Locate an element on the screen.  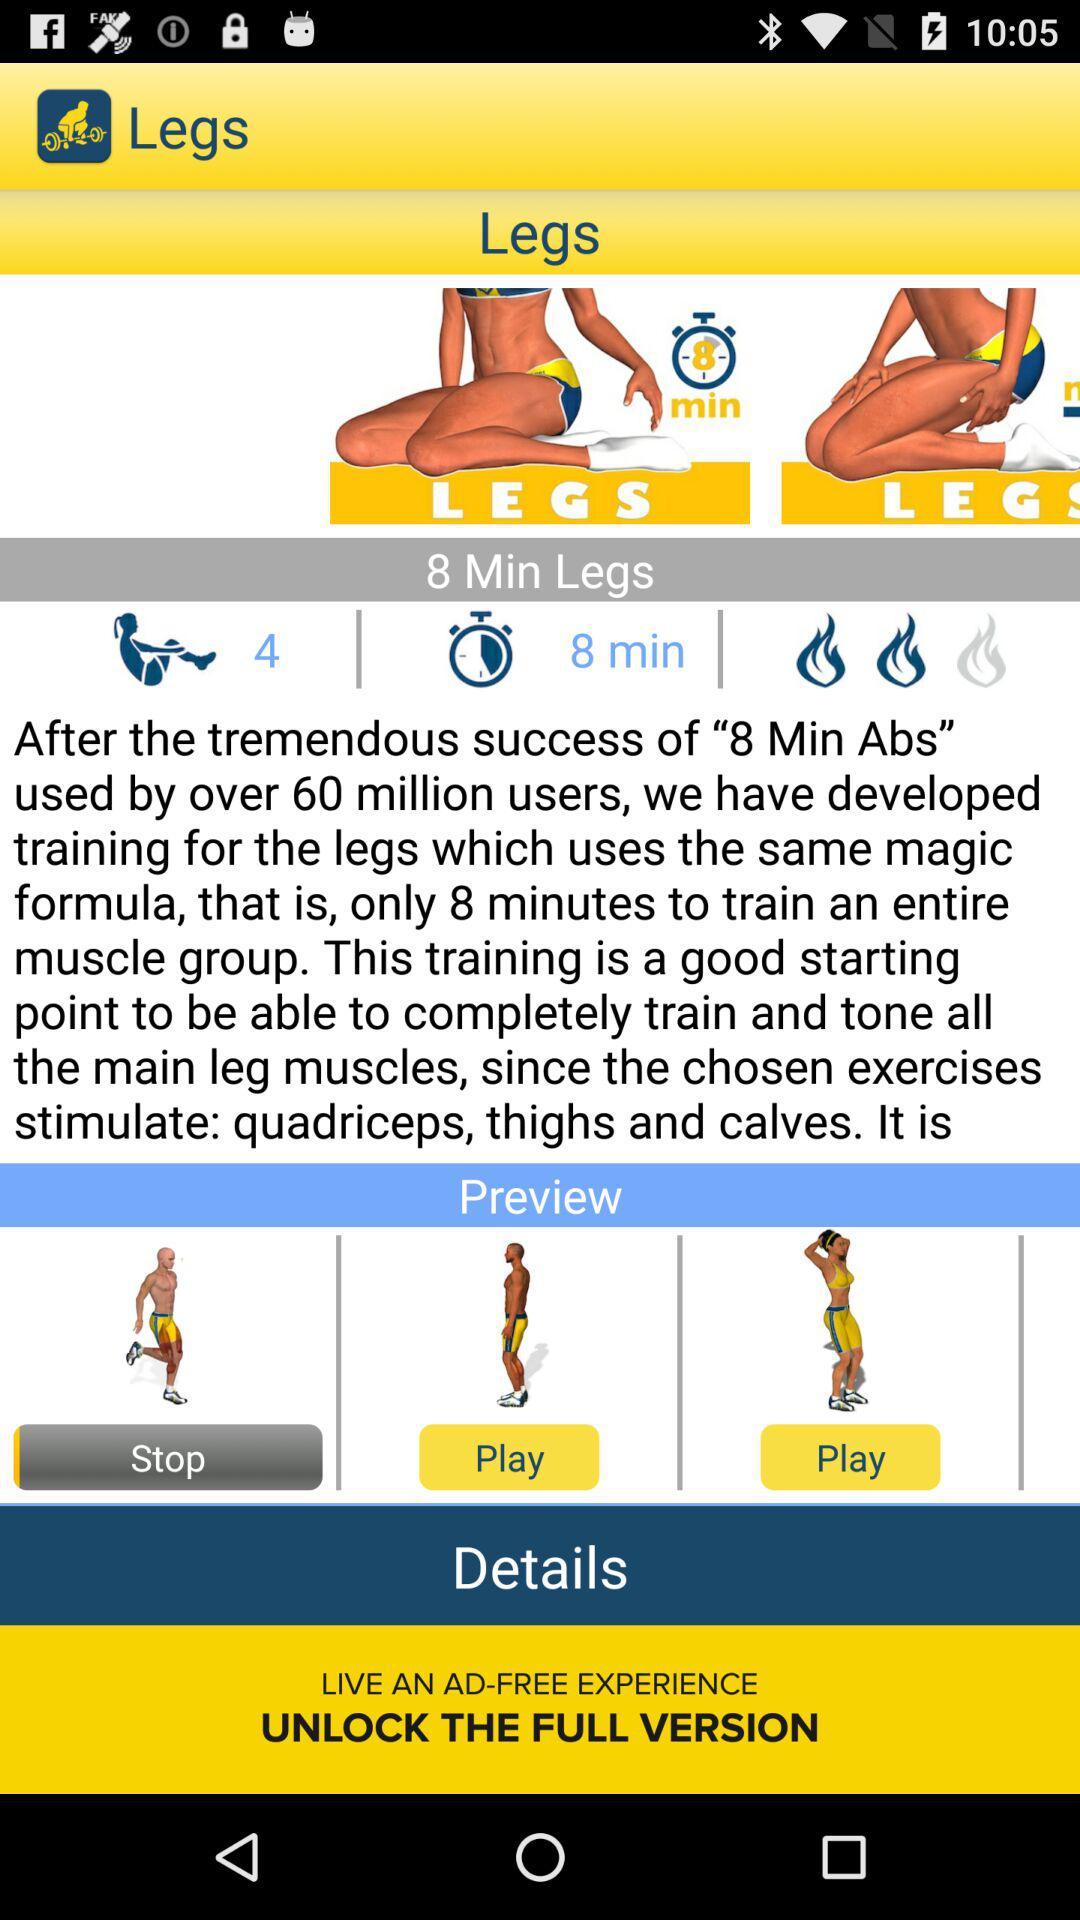
details is located at coordinates (540, 1564).